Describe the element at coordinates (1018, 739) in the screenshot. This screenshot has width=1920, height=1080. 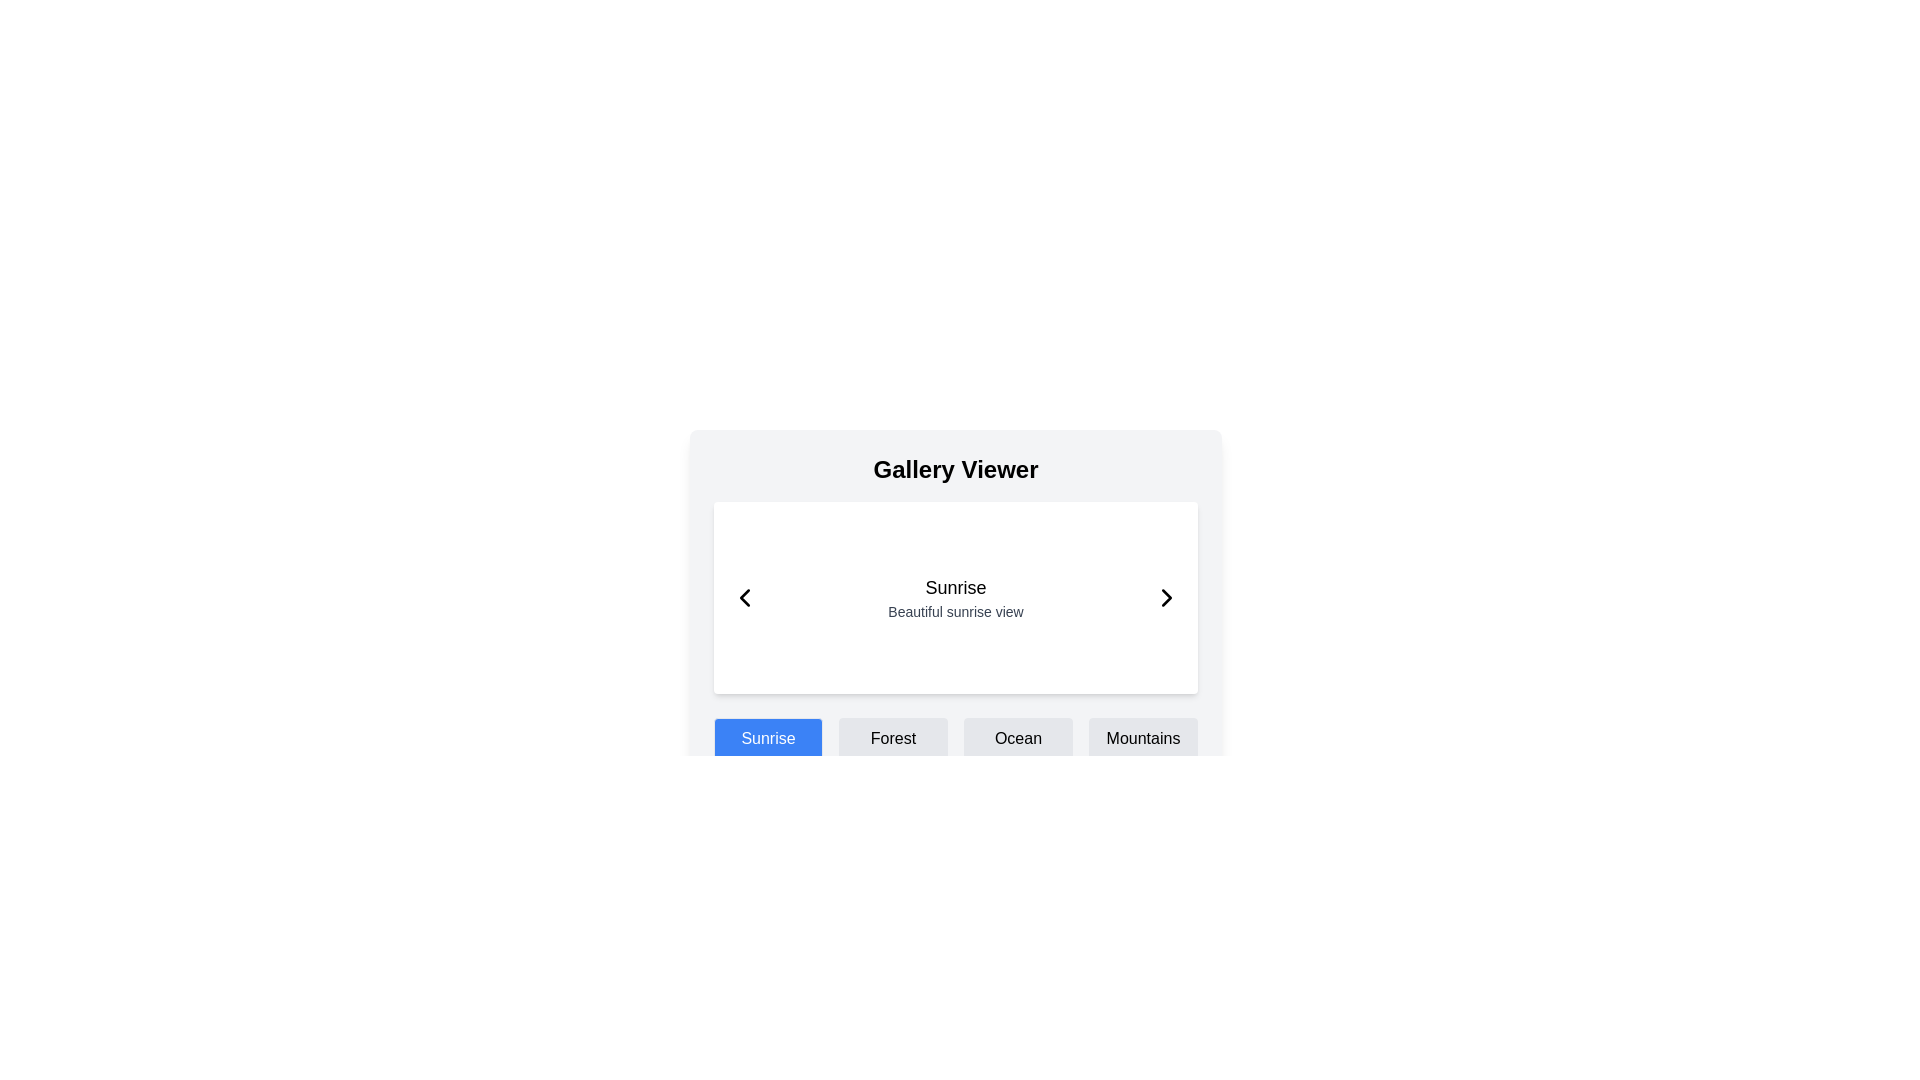
I see `the 'Ocean' button located in the gallery viewer interface, which is the third button in a horizontal row of four, situated between the 'Forest' and 'Mountains' buttons` at that location.